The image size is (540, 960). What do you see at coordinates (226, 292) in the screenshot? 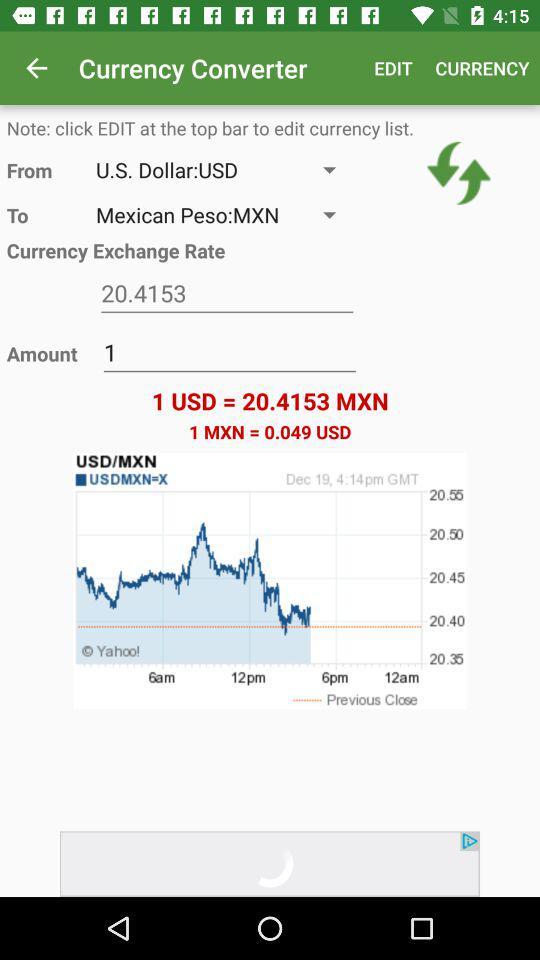
I see `the icon below currency exchange rate icon` at bounding box center [226, 292].